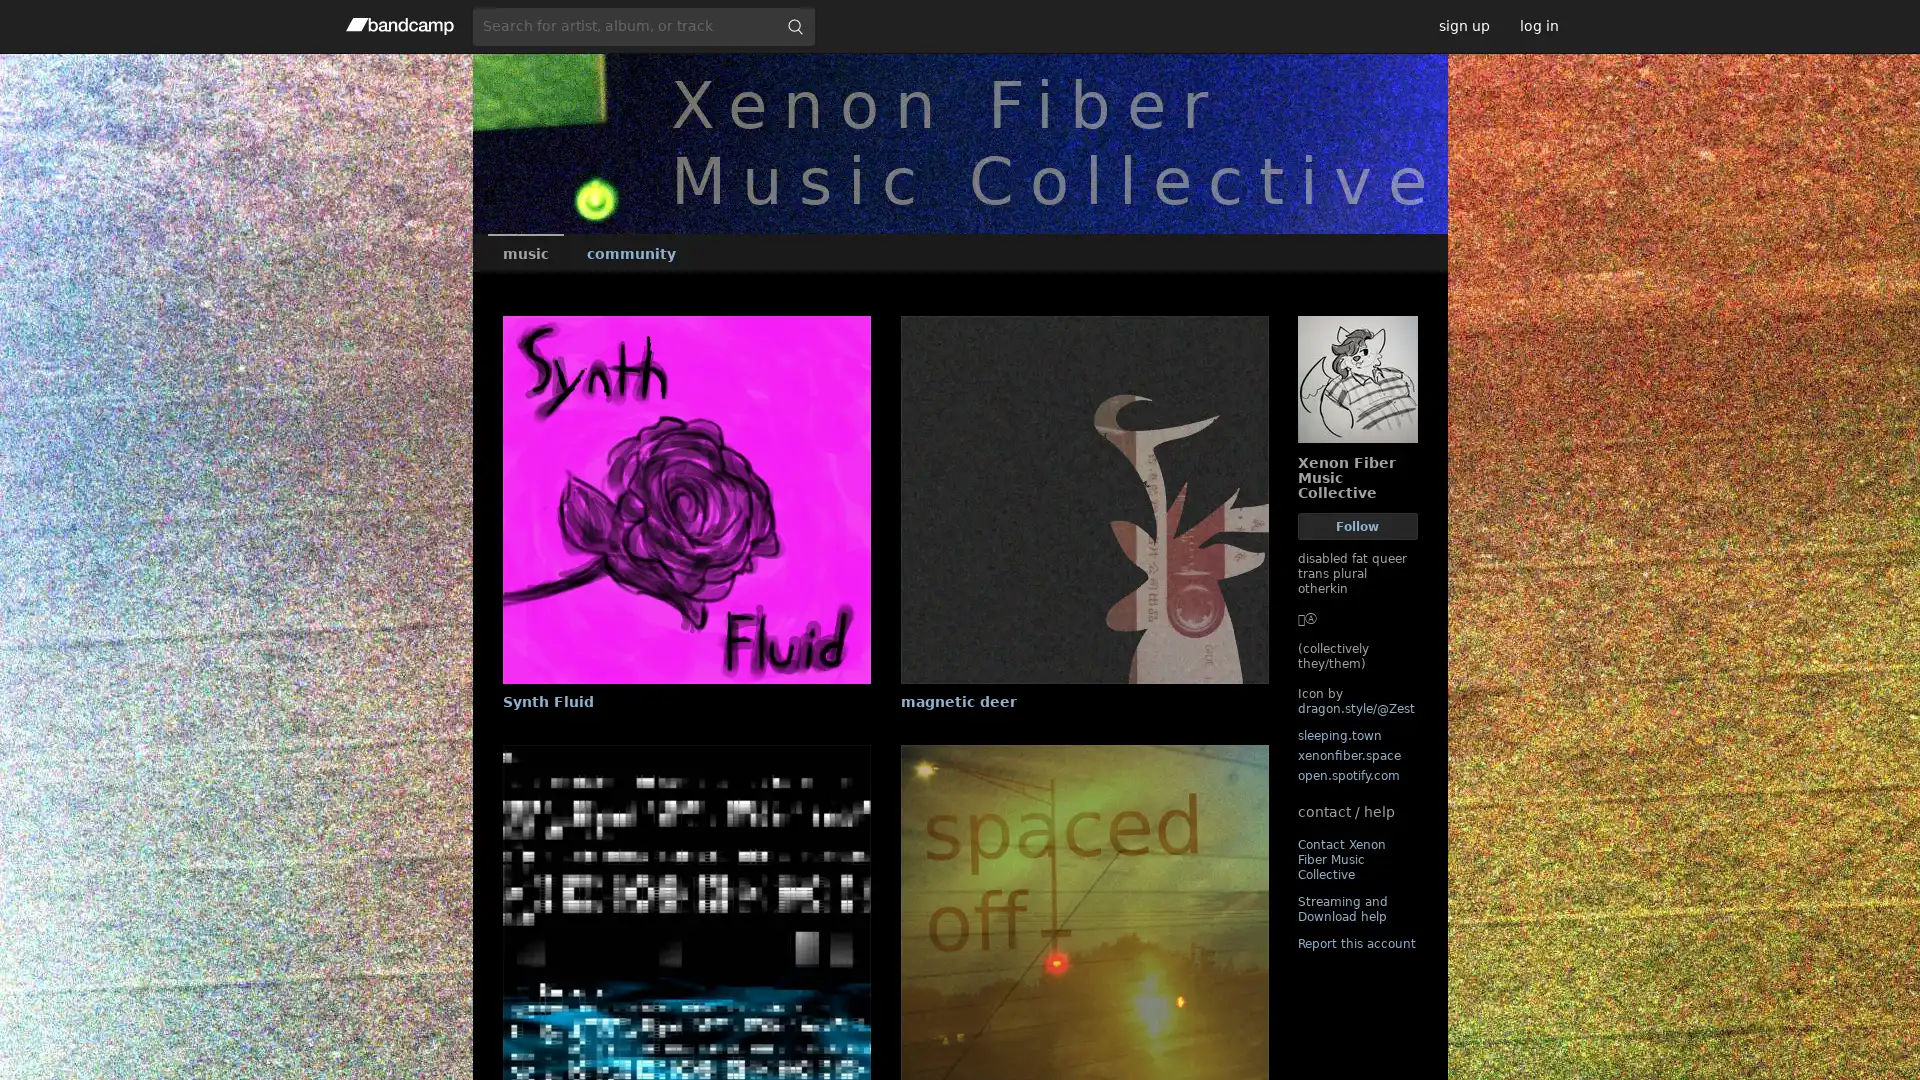 This screenshot has width=1920, height=1080. I want to click on Follow, so click(1357, 525).